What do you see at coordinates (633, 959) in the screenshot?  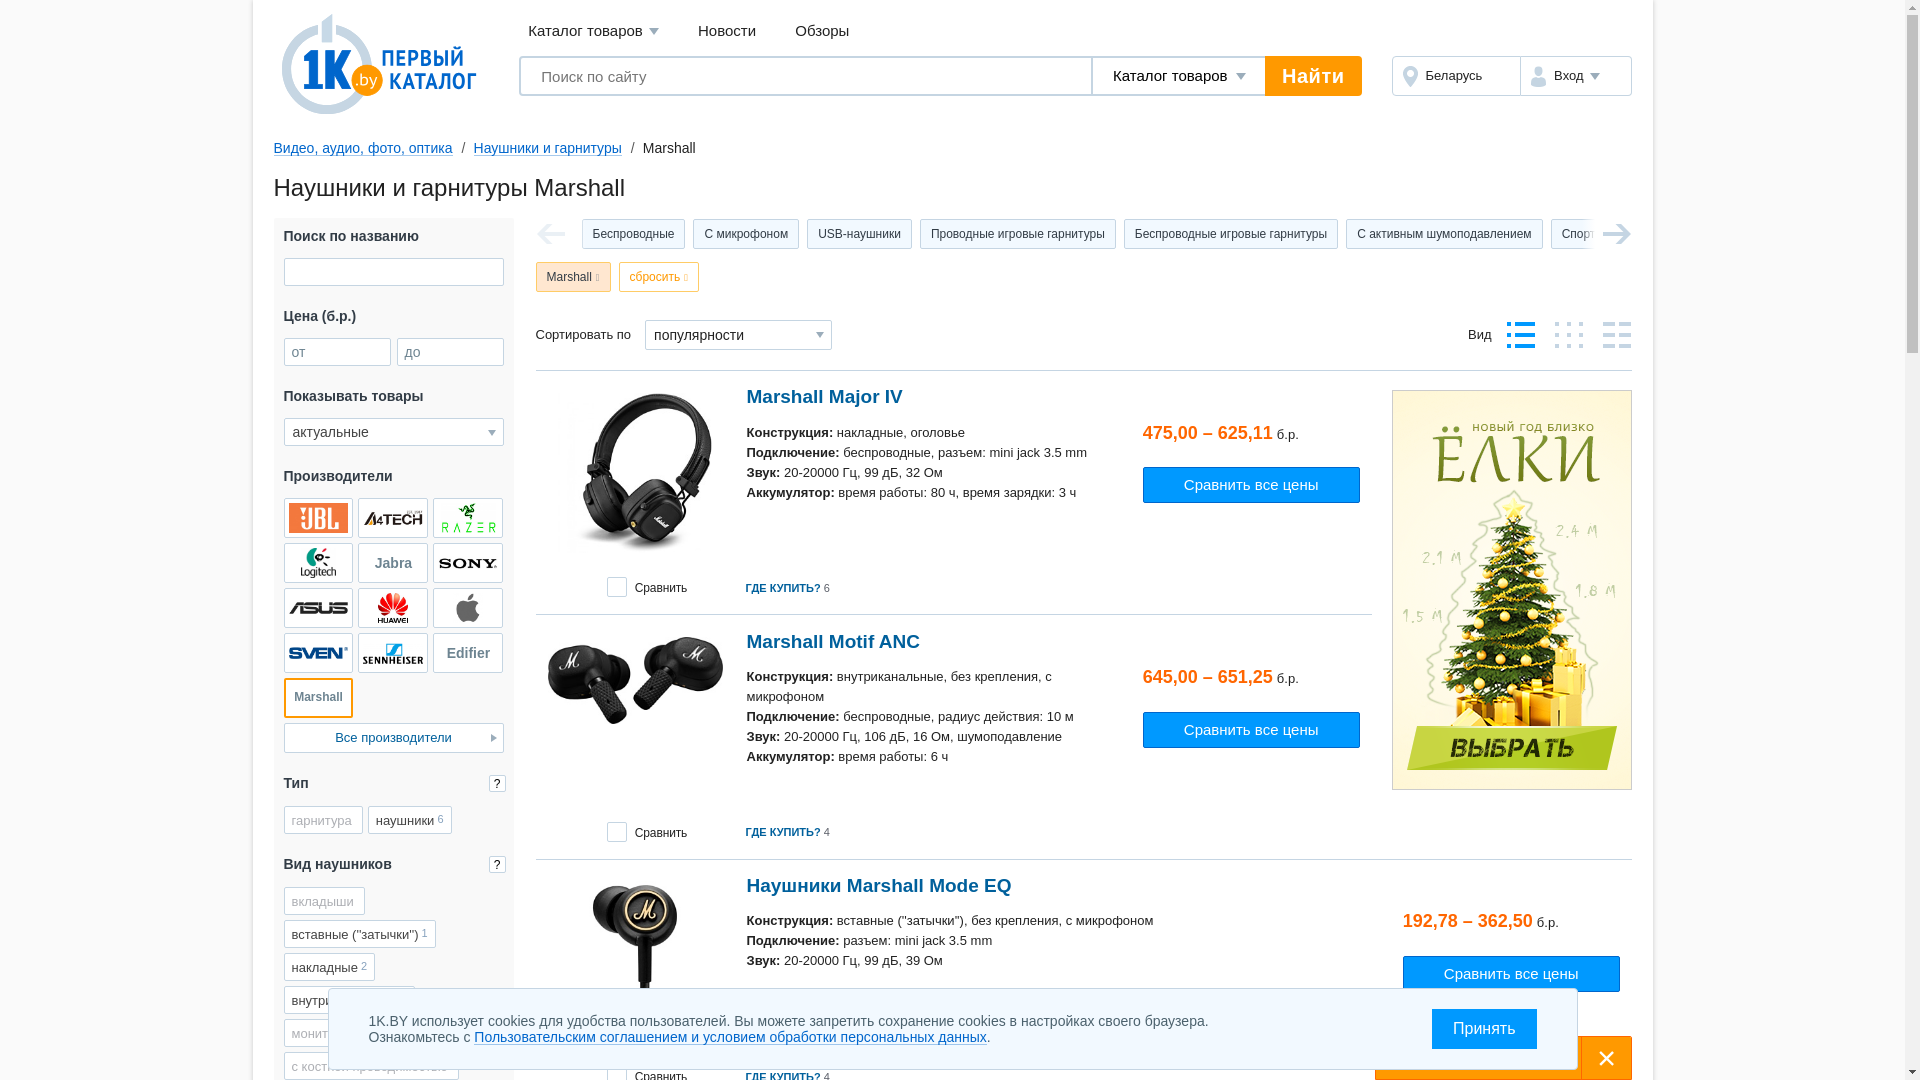 I see `'Marshall Mode EQ'` at bounding box center [633, 959].